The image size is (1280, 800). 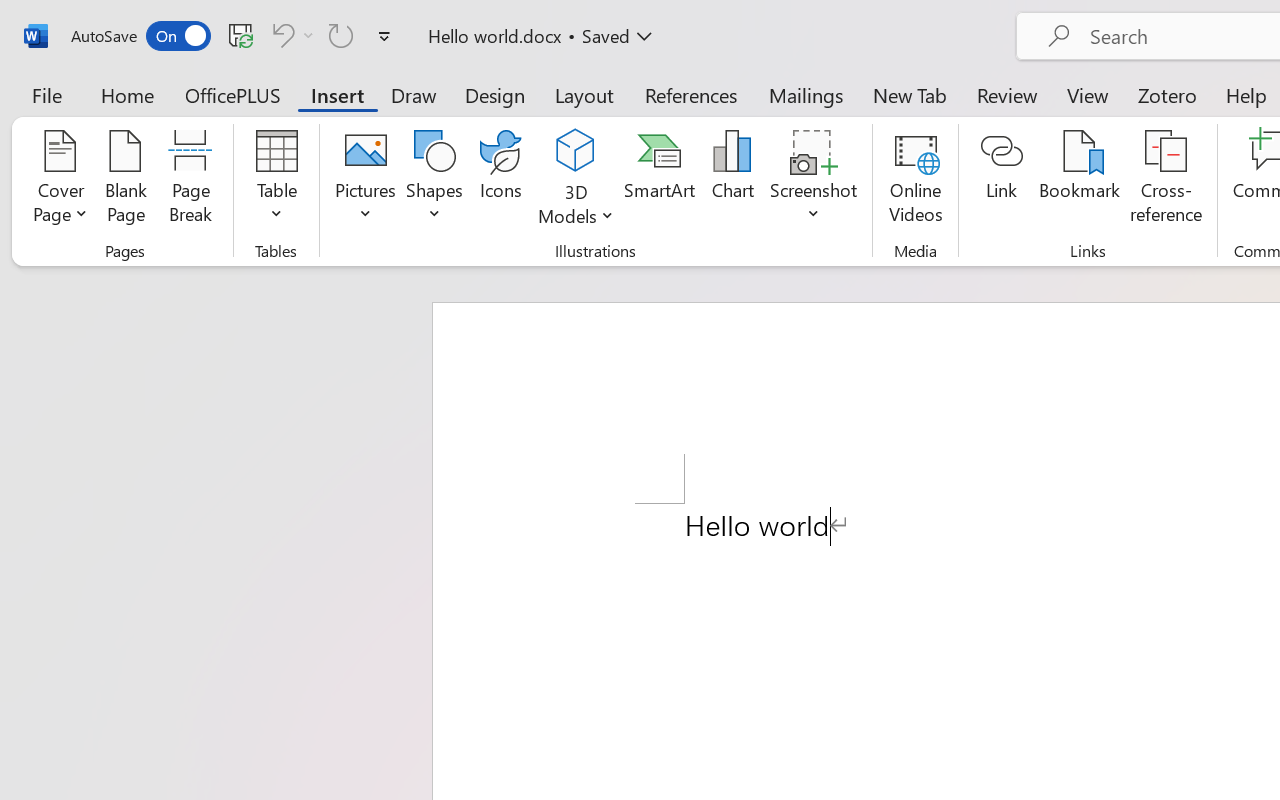 What do you see at coordinates (691, 94) in the screenshot?
I see `'References'` at bounding box center [691, 94].